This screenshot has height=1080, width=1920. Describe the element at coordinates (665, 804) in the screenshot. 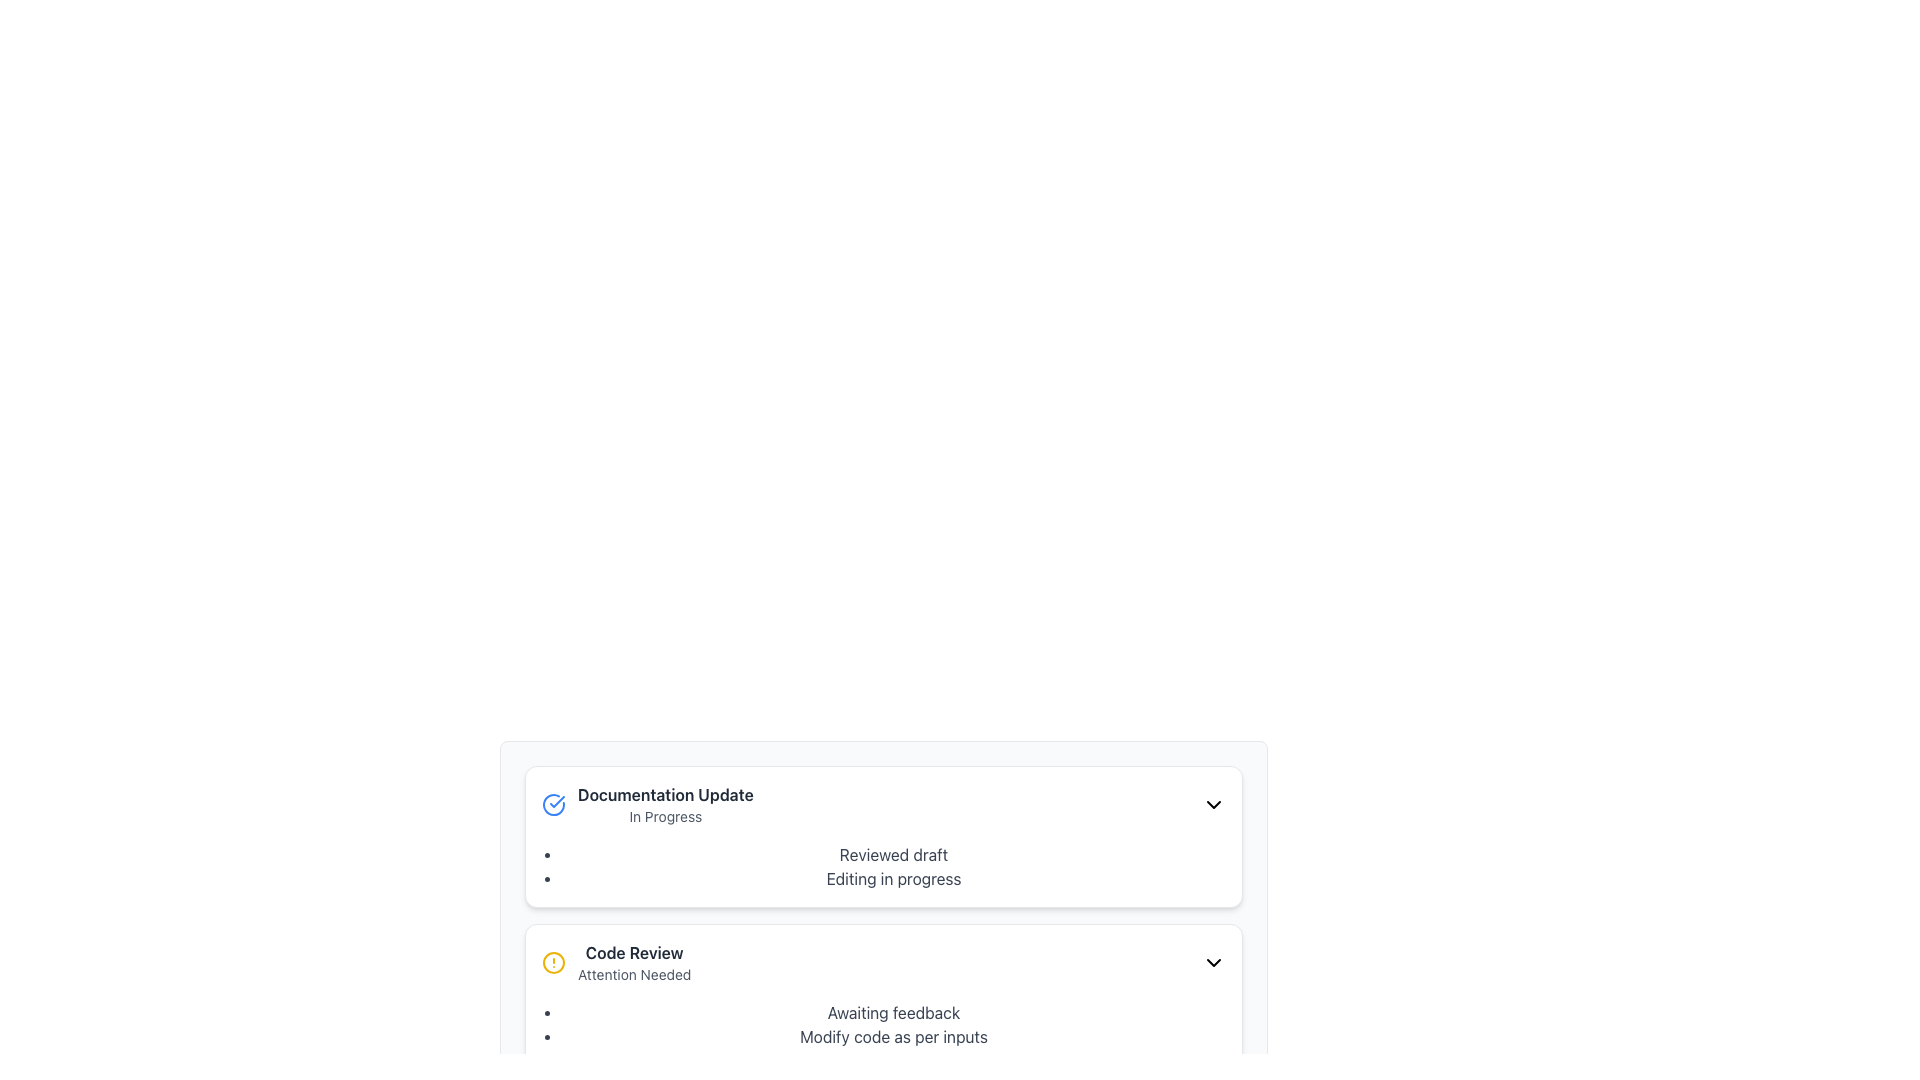

I see `the text label indicating 'Documentation Update' which shows its status as 'In Progress', the first item in the task list` at that location.